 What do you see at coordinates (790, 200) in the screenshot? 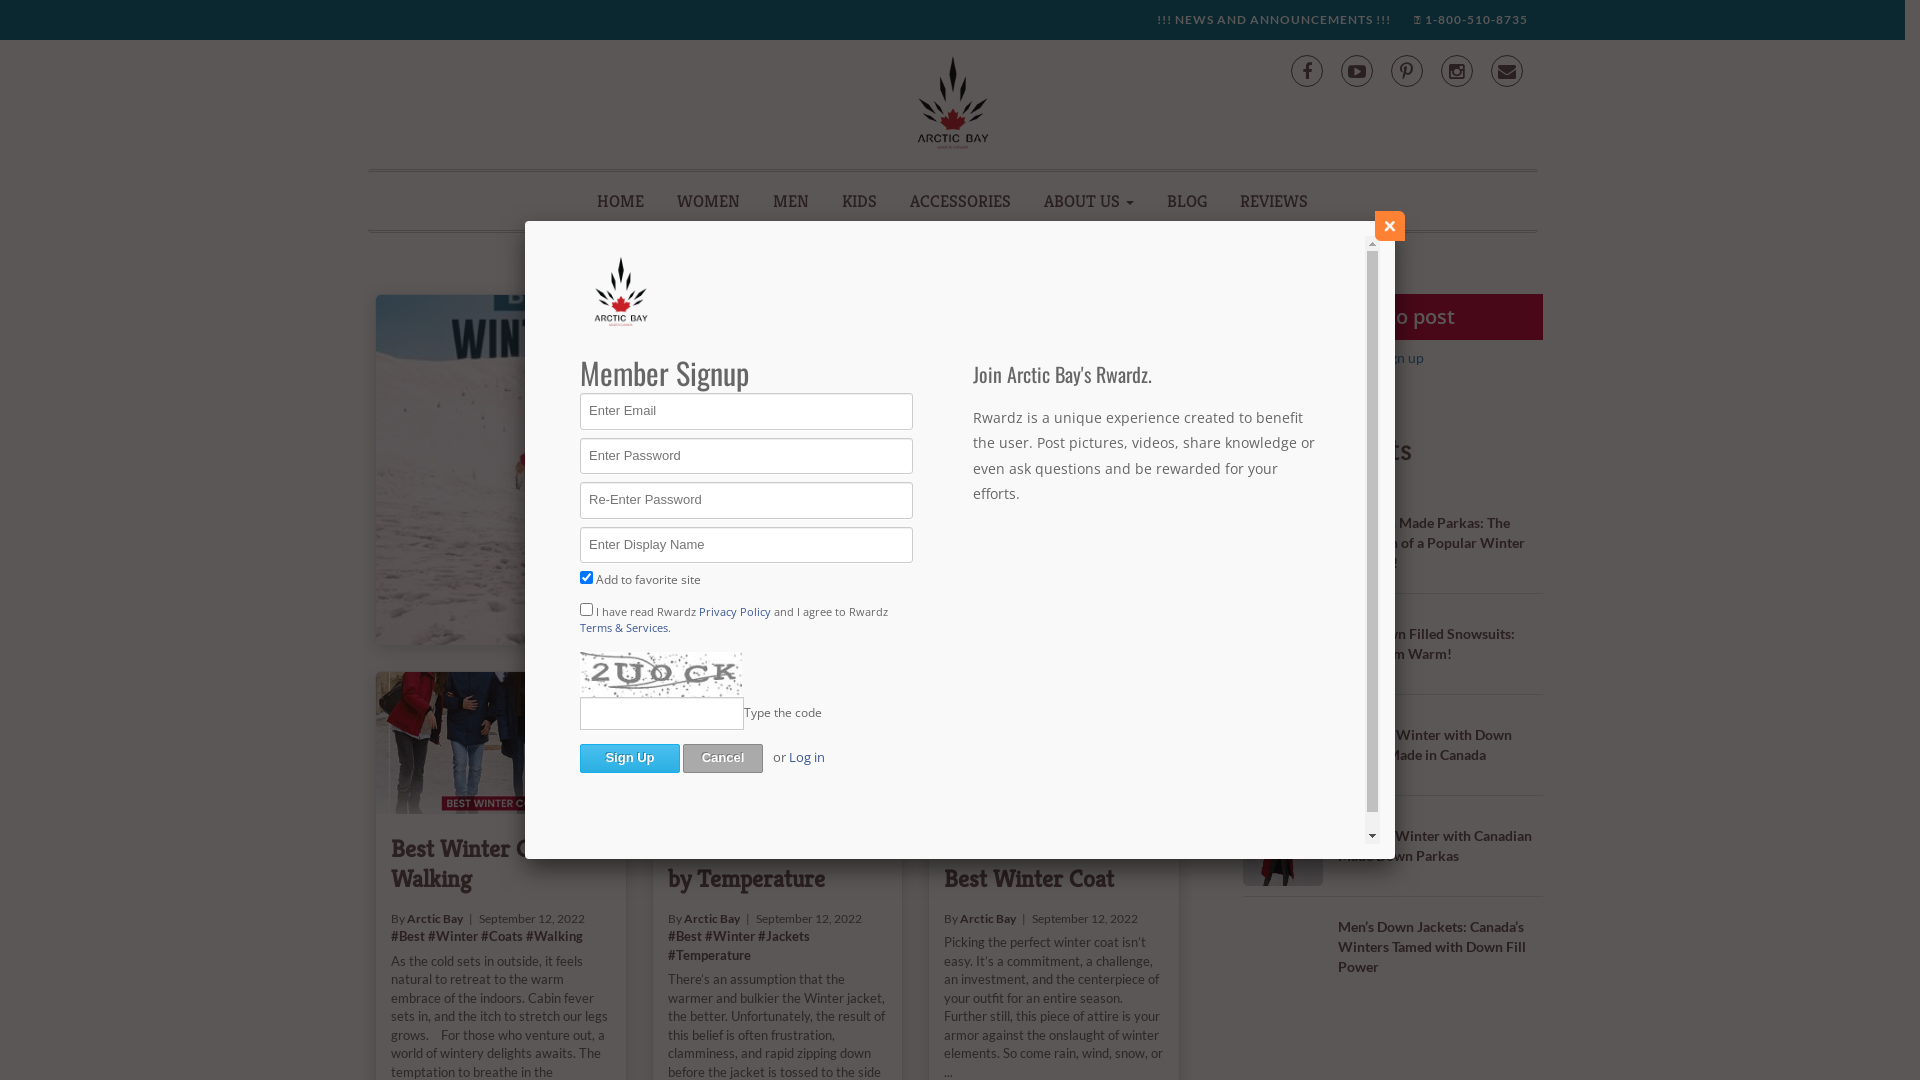
I see `'MEN'` at bounding box center [790, 200].